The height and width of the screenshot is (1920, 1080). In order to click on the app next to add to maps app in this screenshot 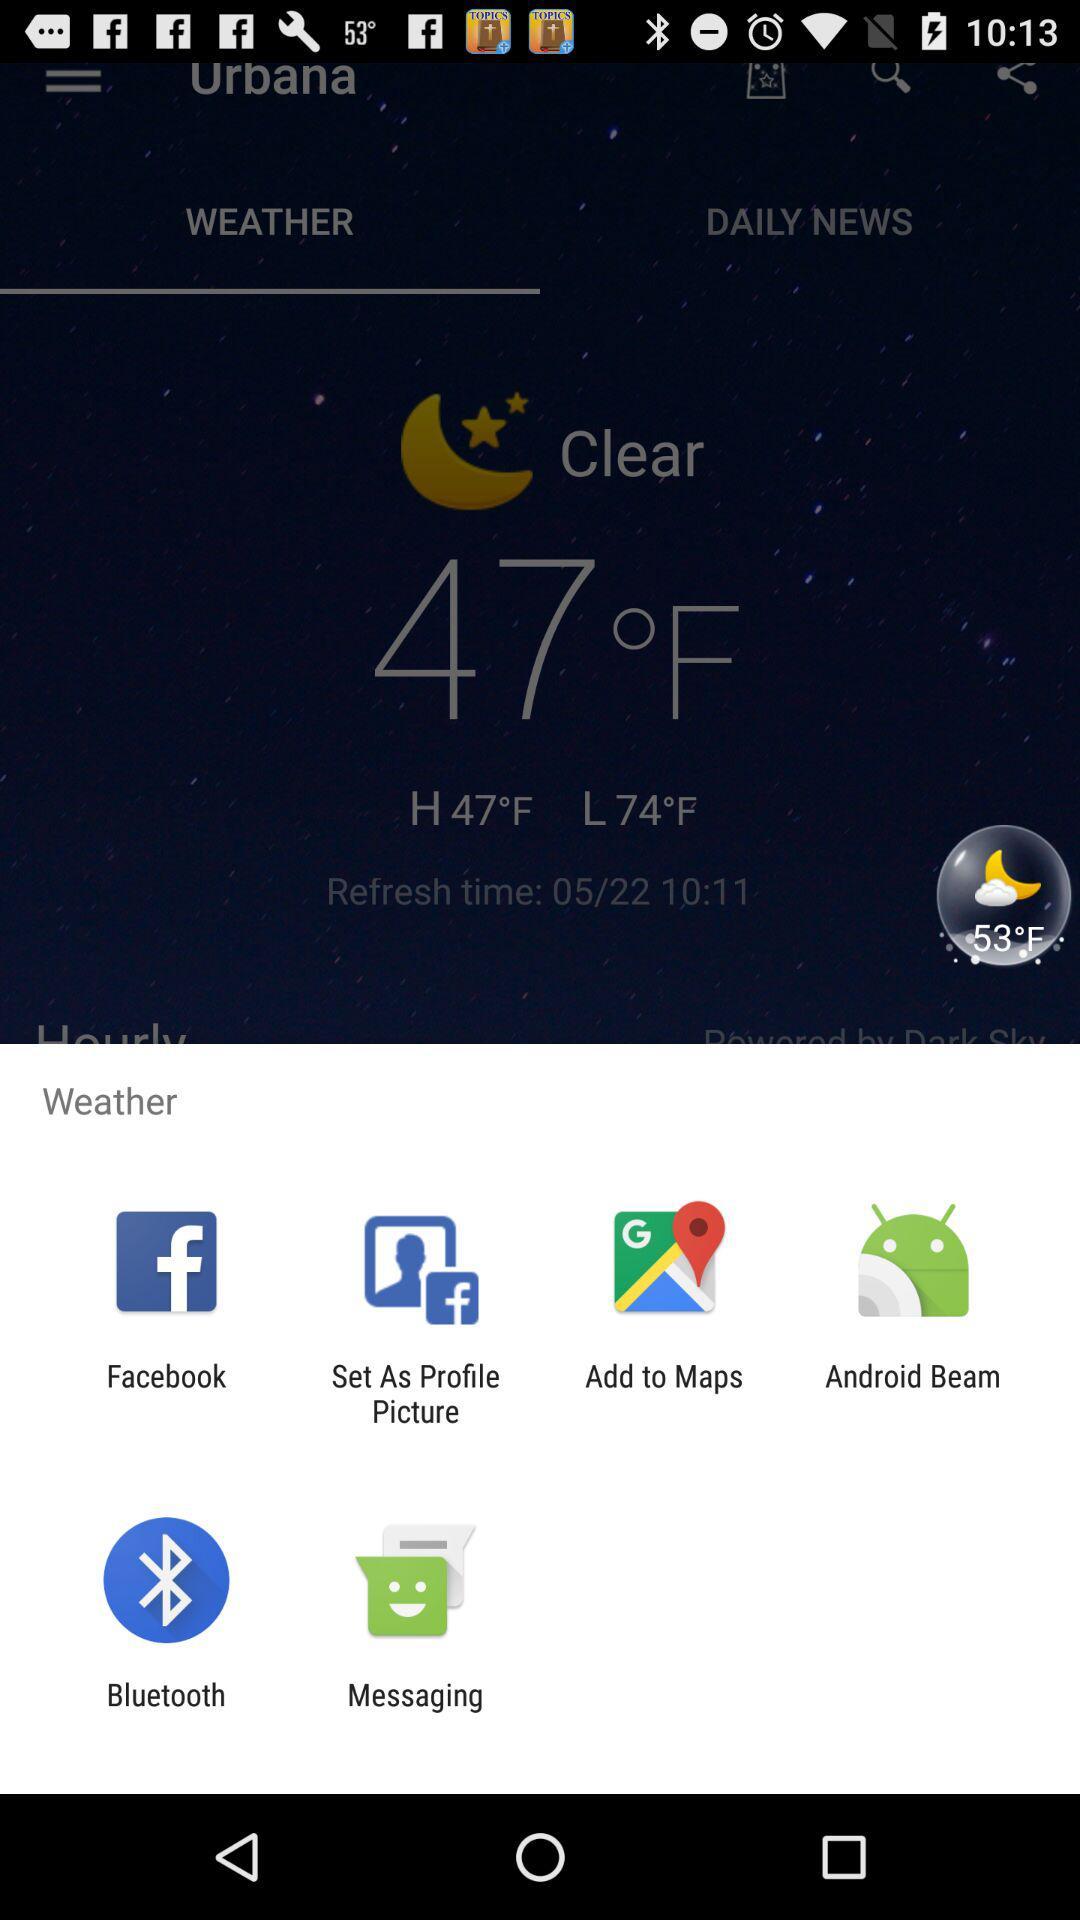, I will do `click(414, 1392)`.